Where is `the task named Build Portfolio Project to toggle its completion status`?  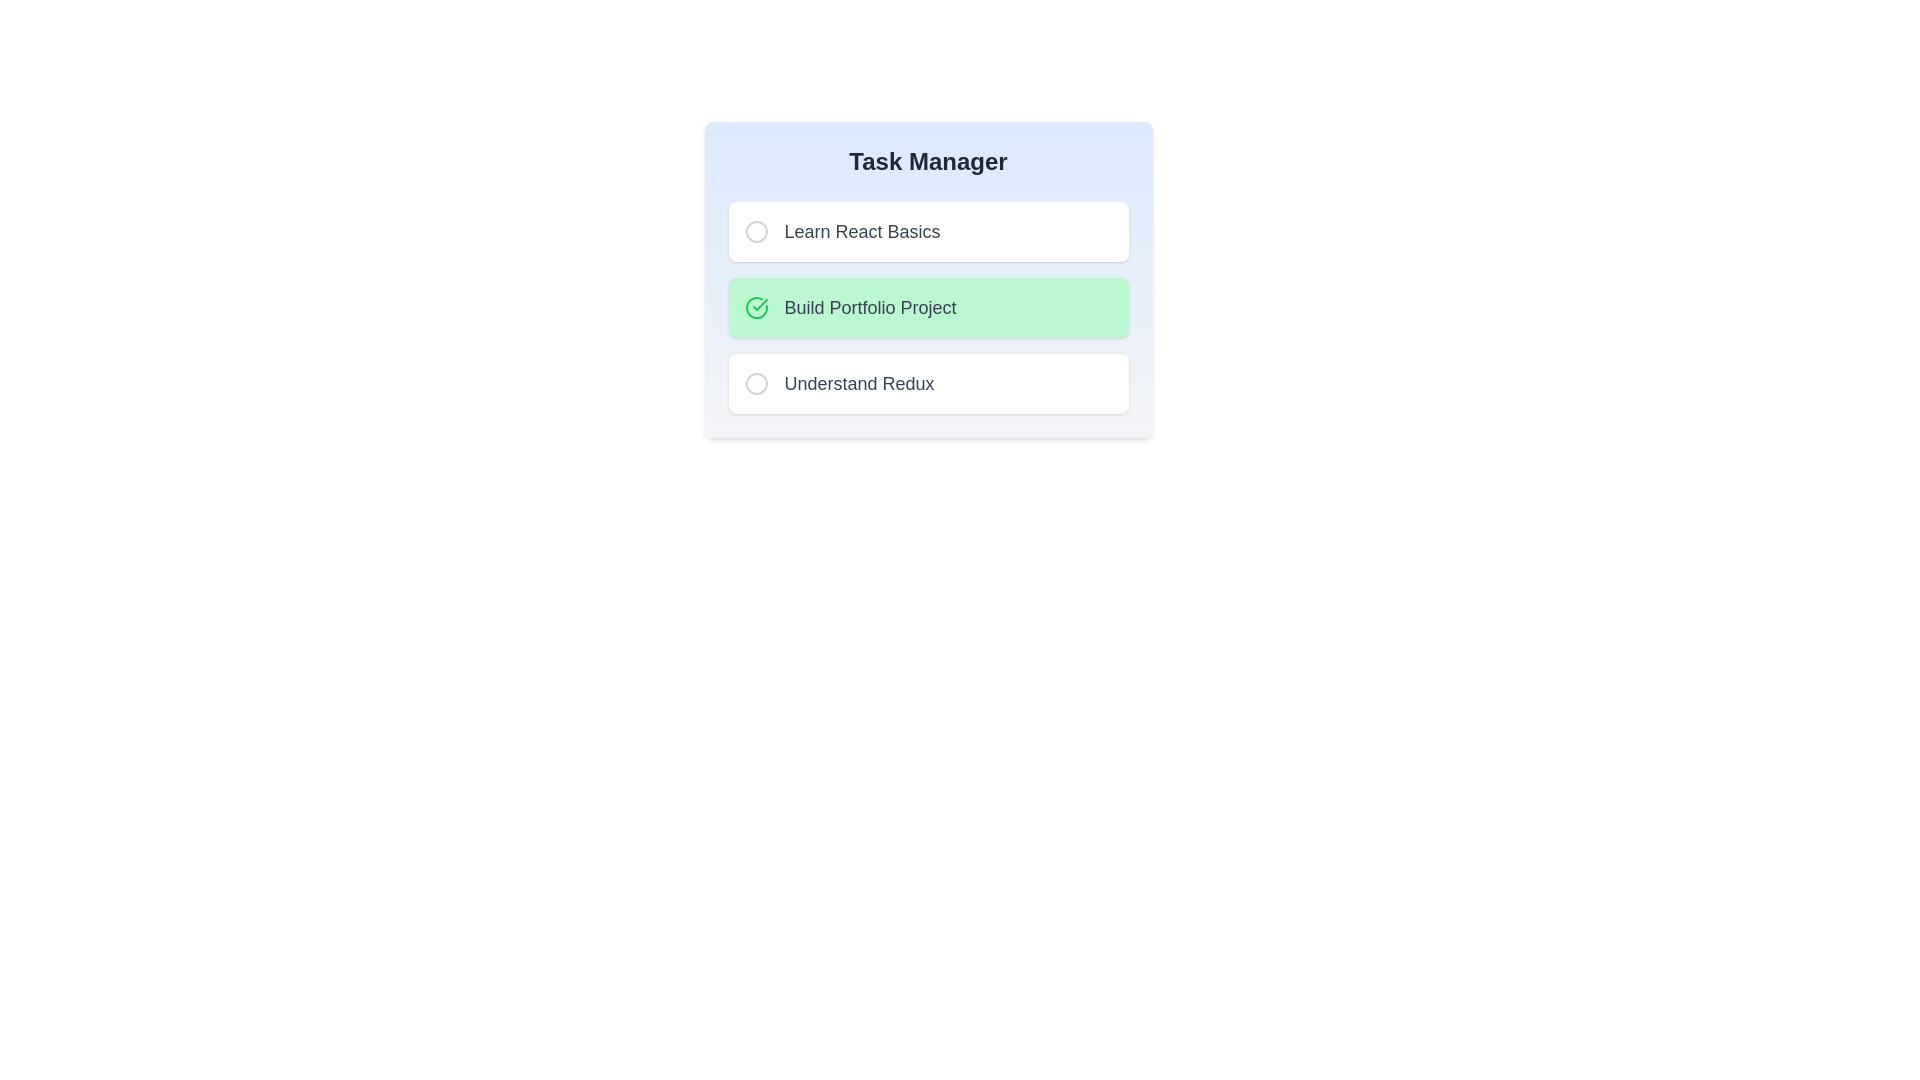
the task named Build Portfolio Project to toggle its completion status is located at coordinates (927, 308).